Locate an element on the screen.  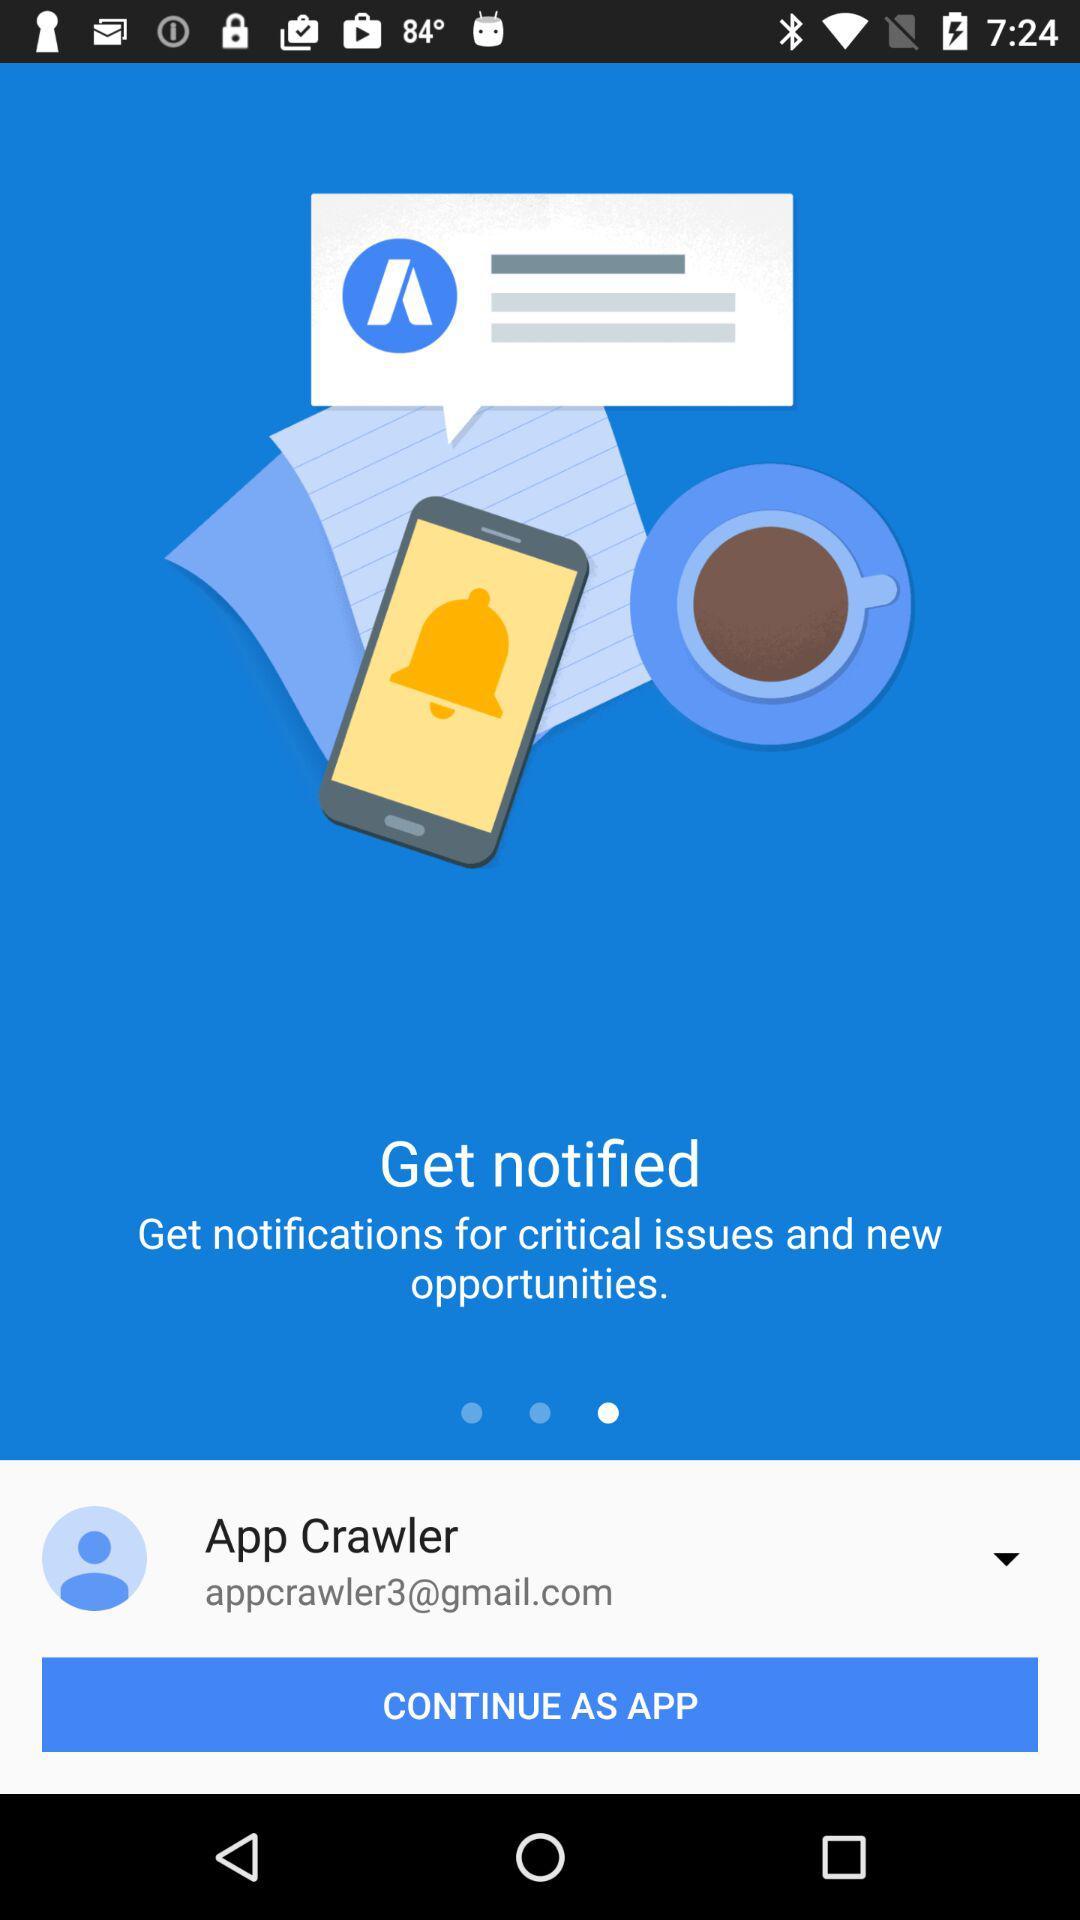
item below the appcrawler3@gmail.com item is located at coordinates (540, 1703).